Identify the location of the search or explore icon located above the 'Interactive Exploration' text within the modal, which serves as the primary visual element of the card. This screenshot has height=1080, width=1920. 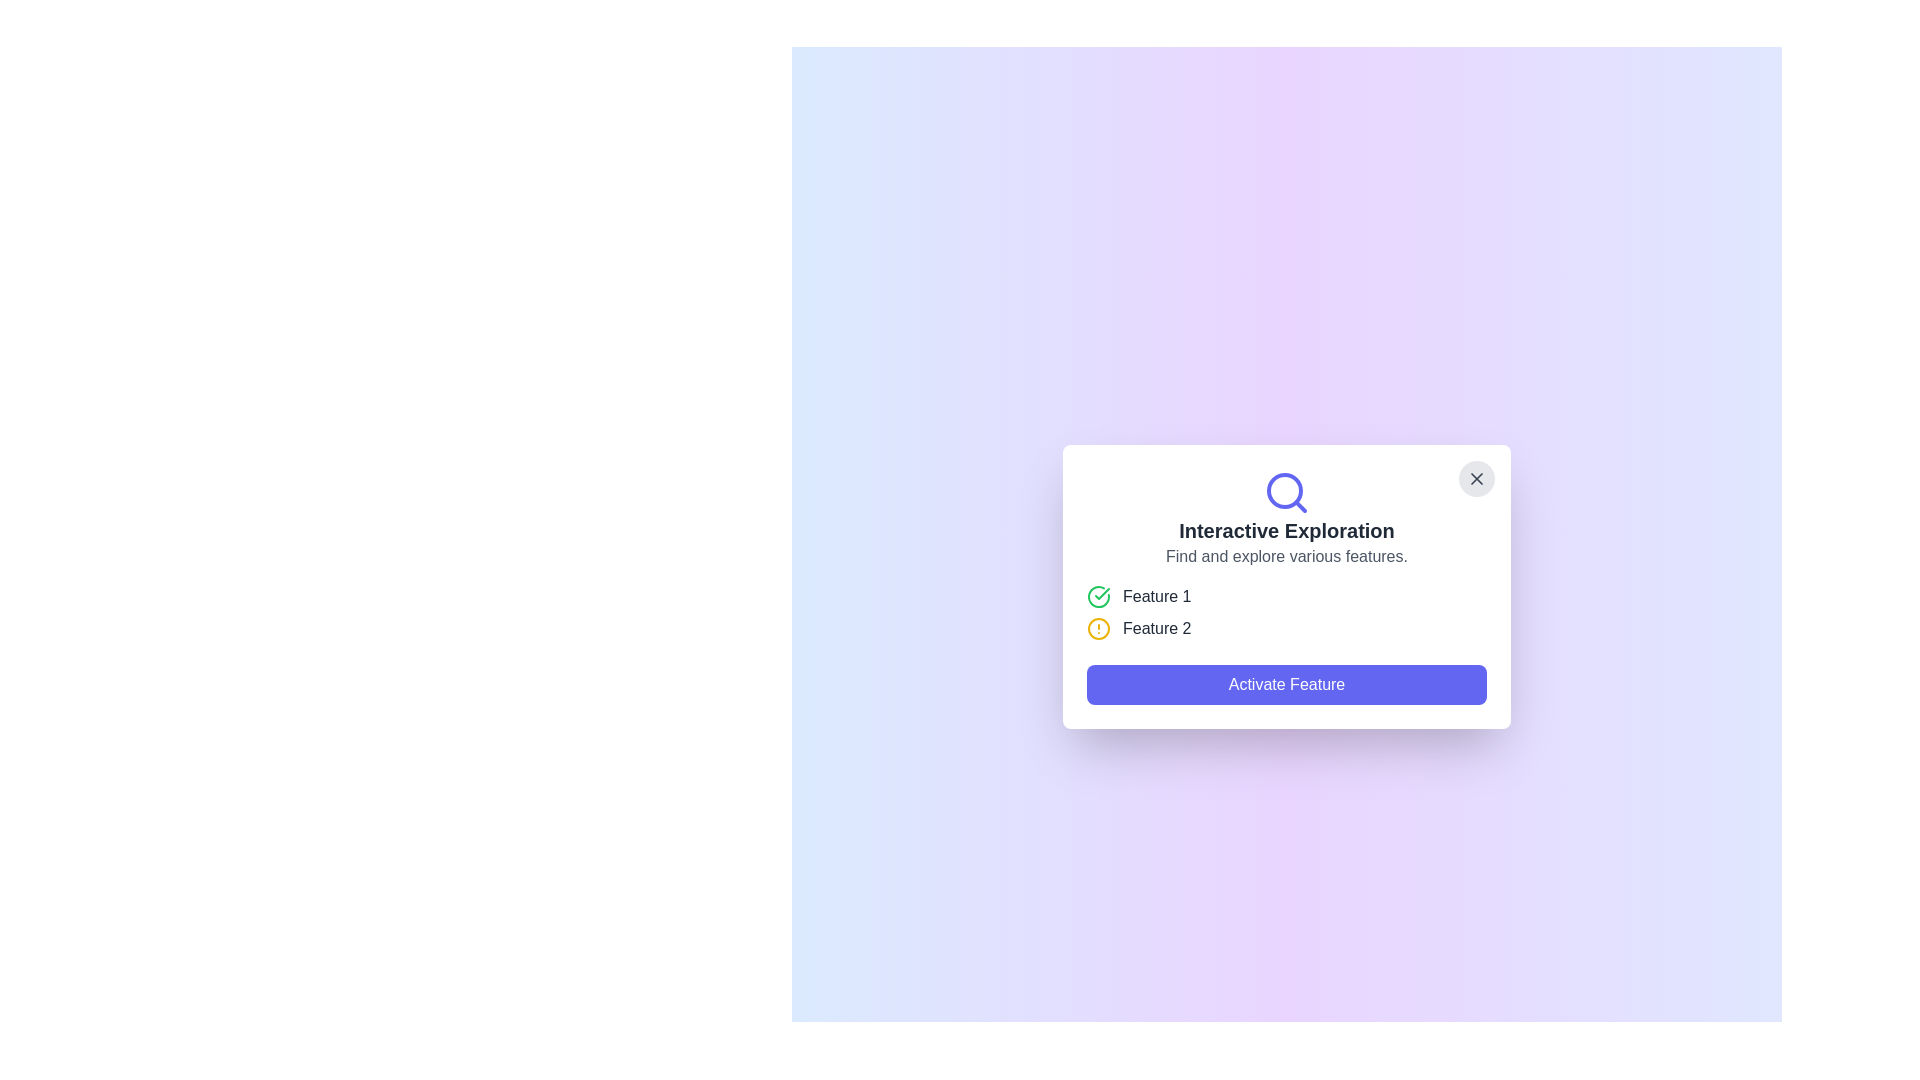
(1286, 493).